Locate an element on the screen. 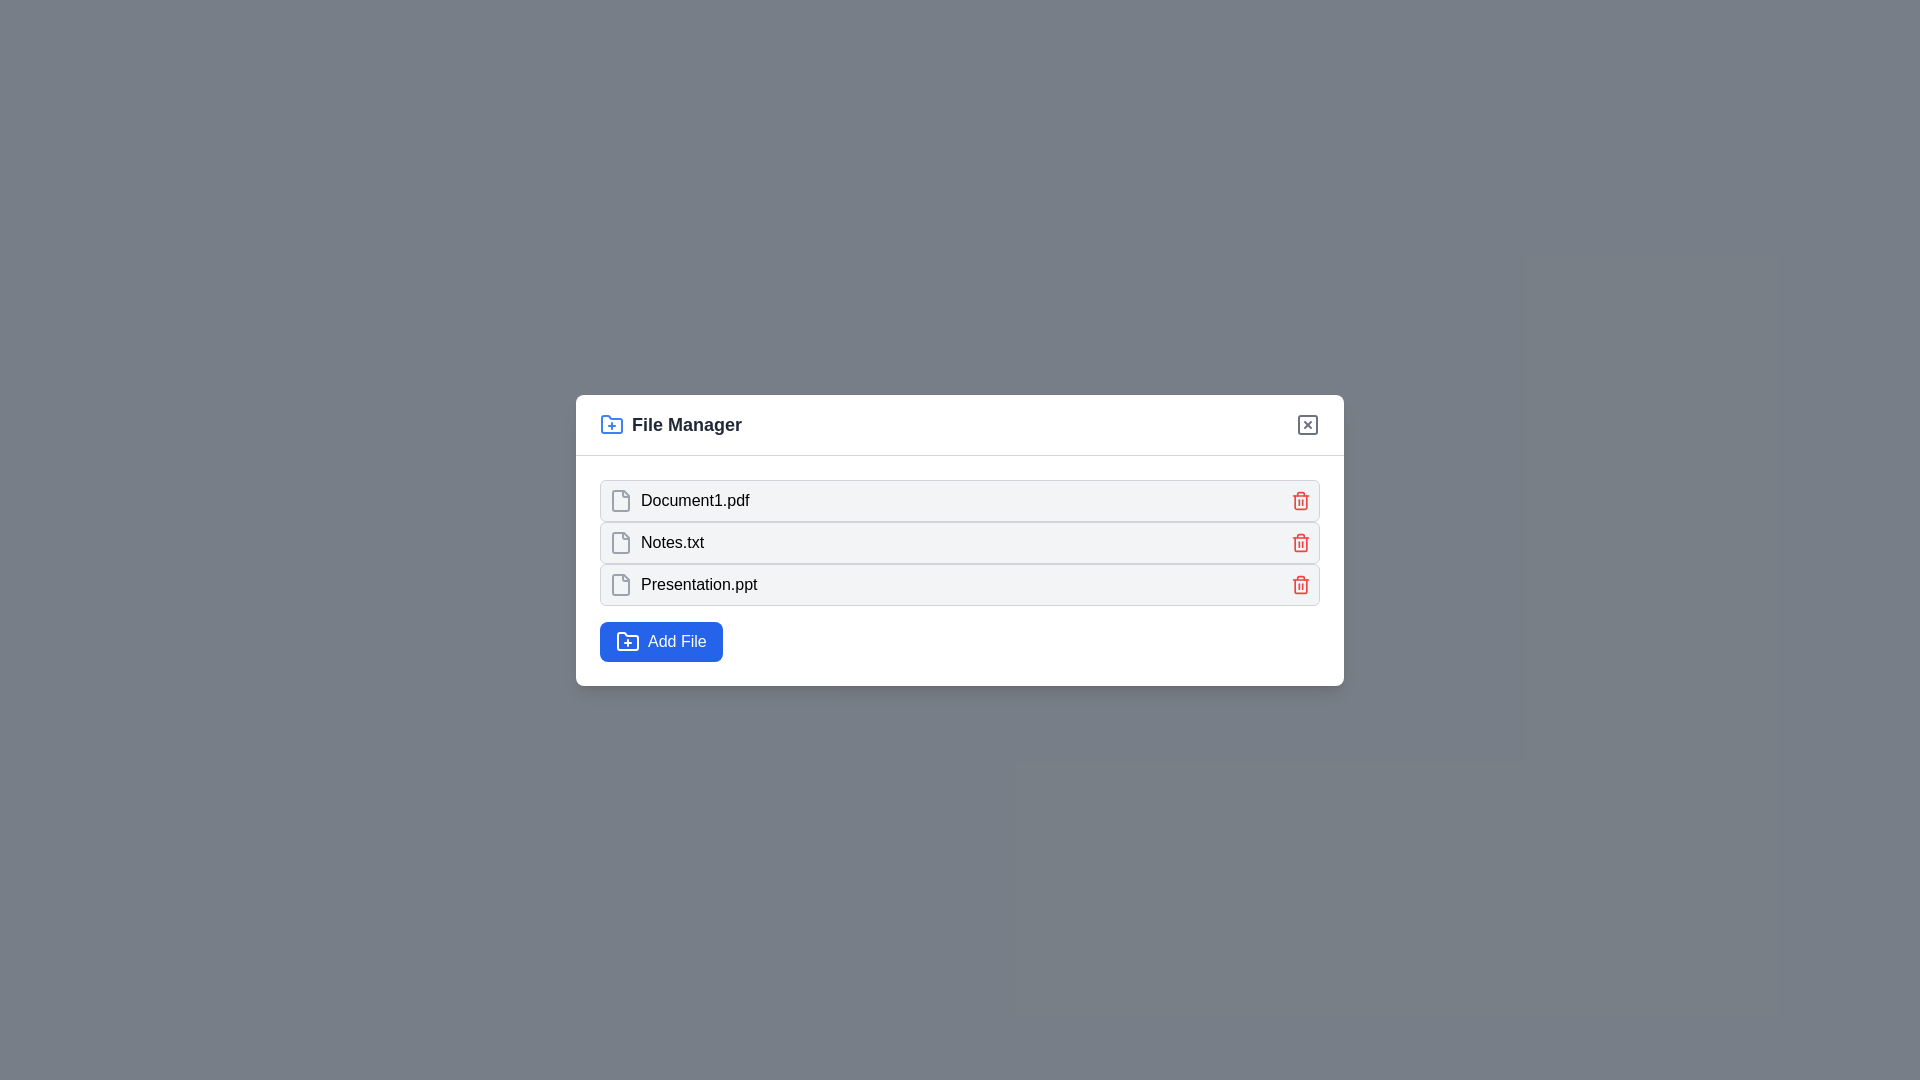  the trash bin icon for the file 'Presentation.ppt', located in the third row of the file list, which serves as a visual representation for deleting the corresponding file is located at coordinates (1300, 585).